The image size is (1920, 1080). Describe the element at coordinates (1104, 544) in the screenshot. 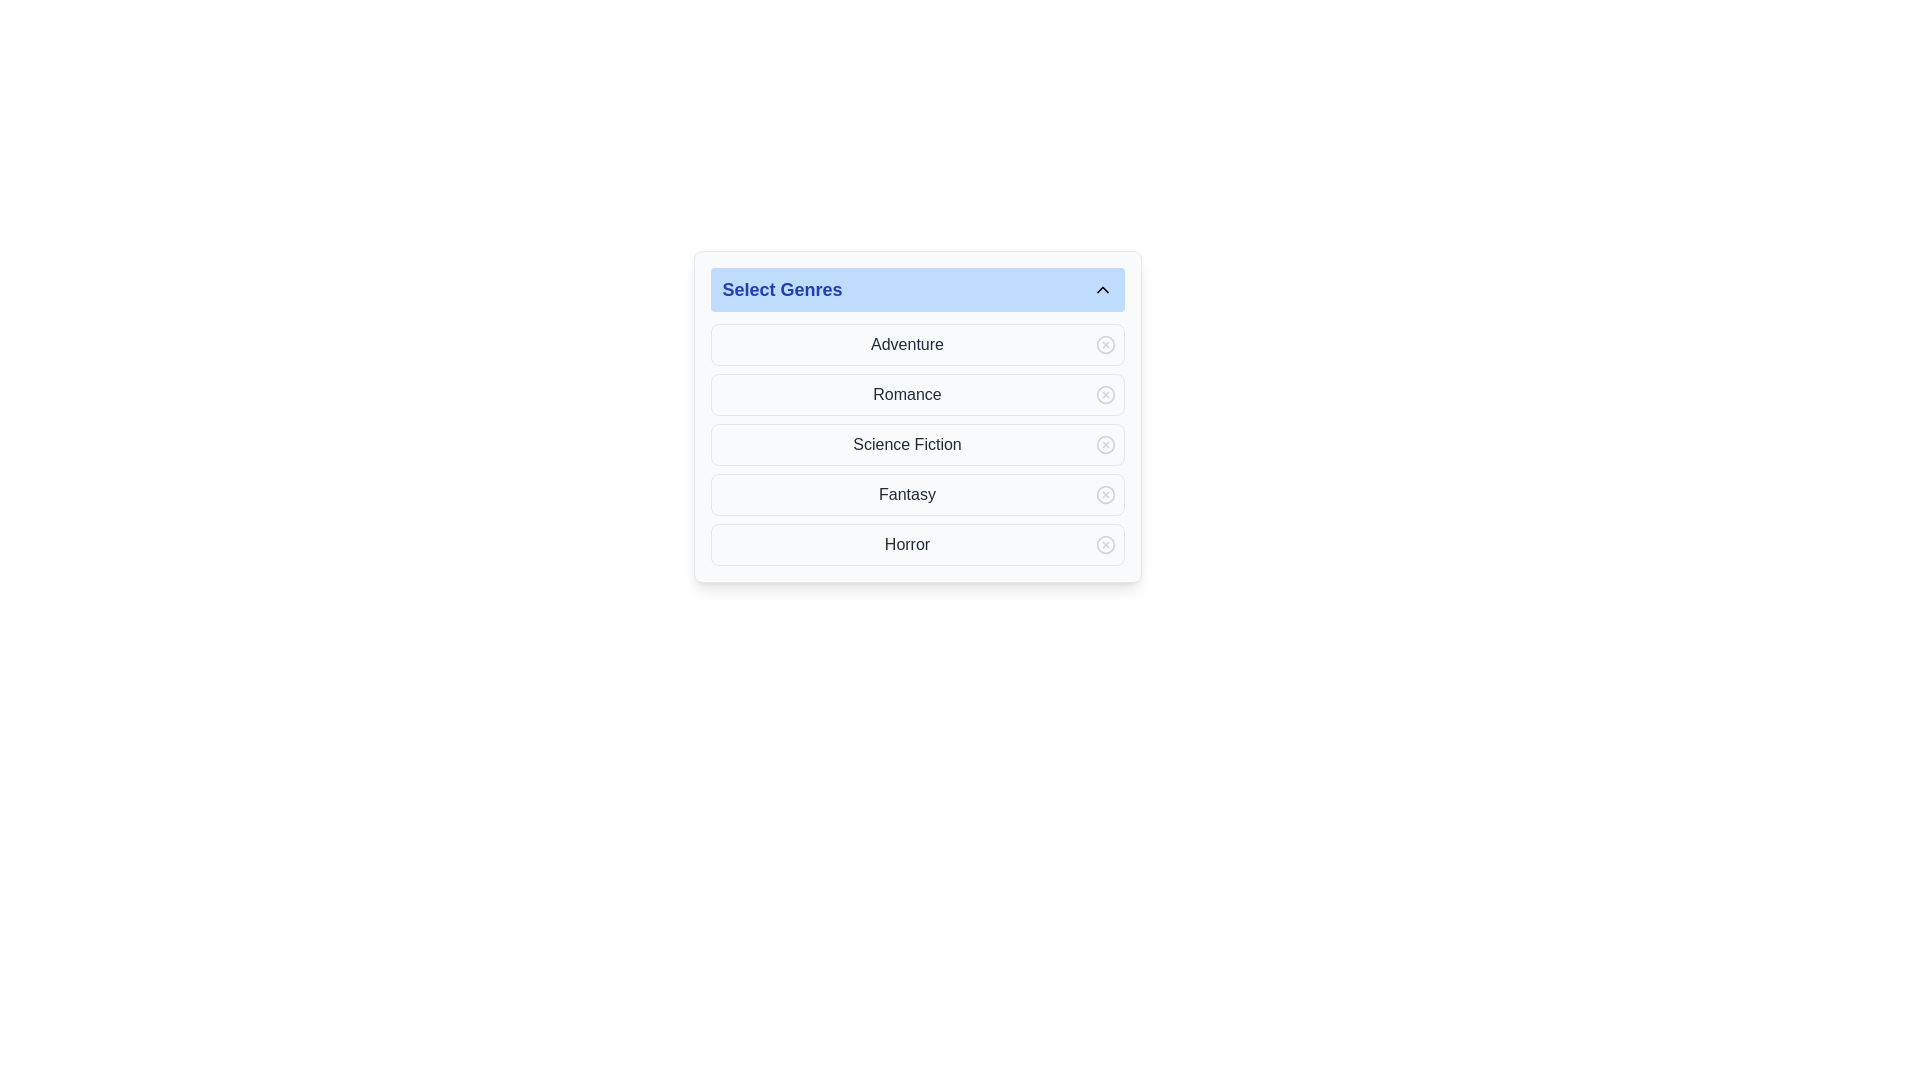

I see `the second button aligned to the far right of the 'Horror' row` at that location.